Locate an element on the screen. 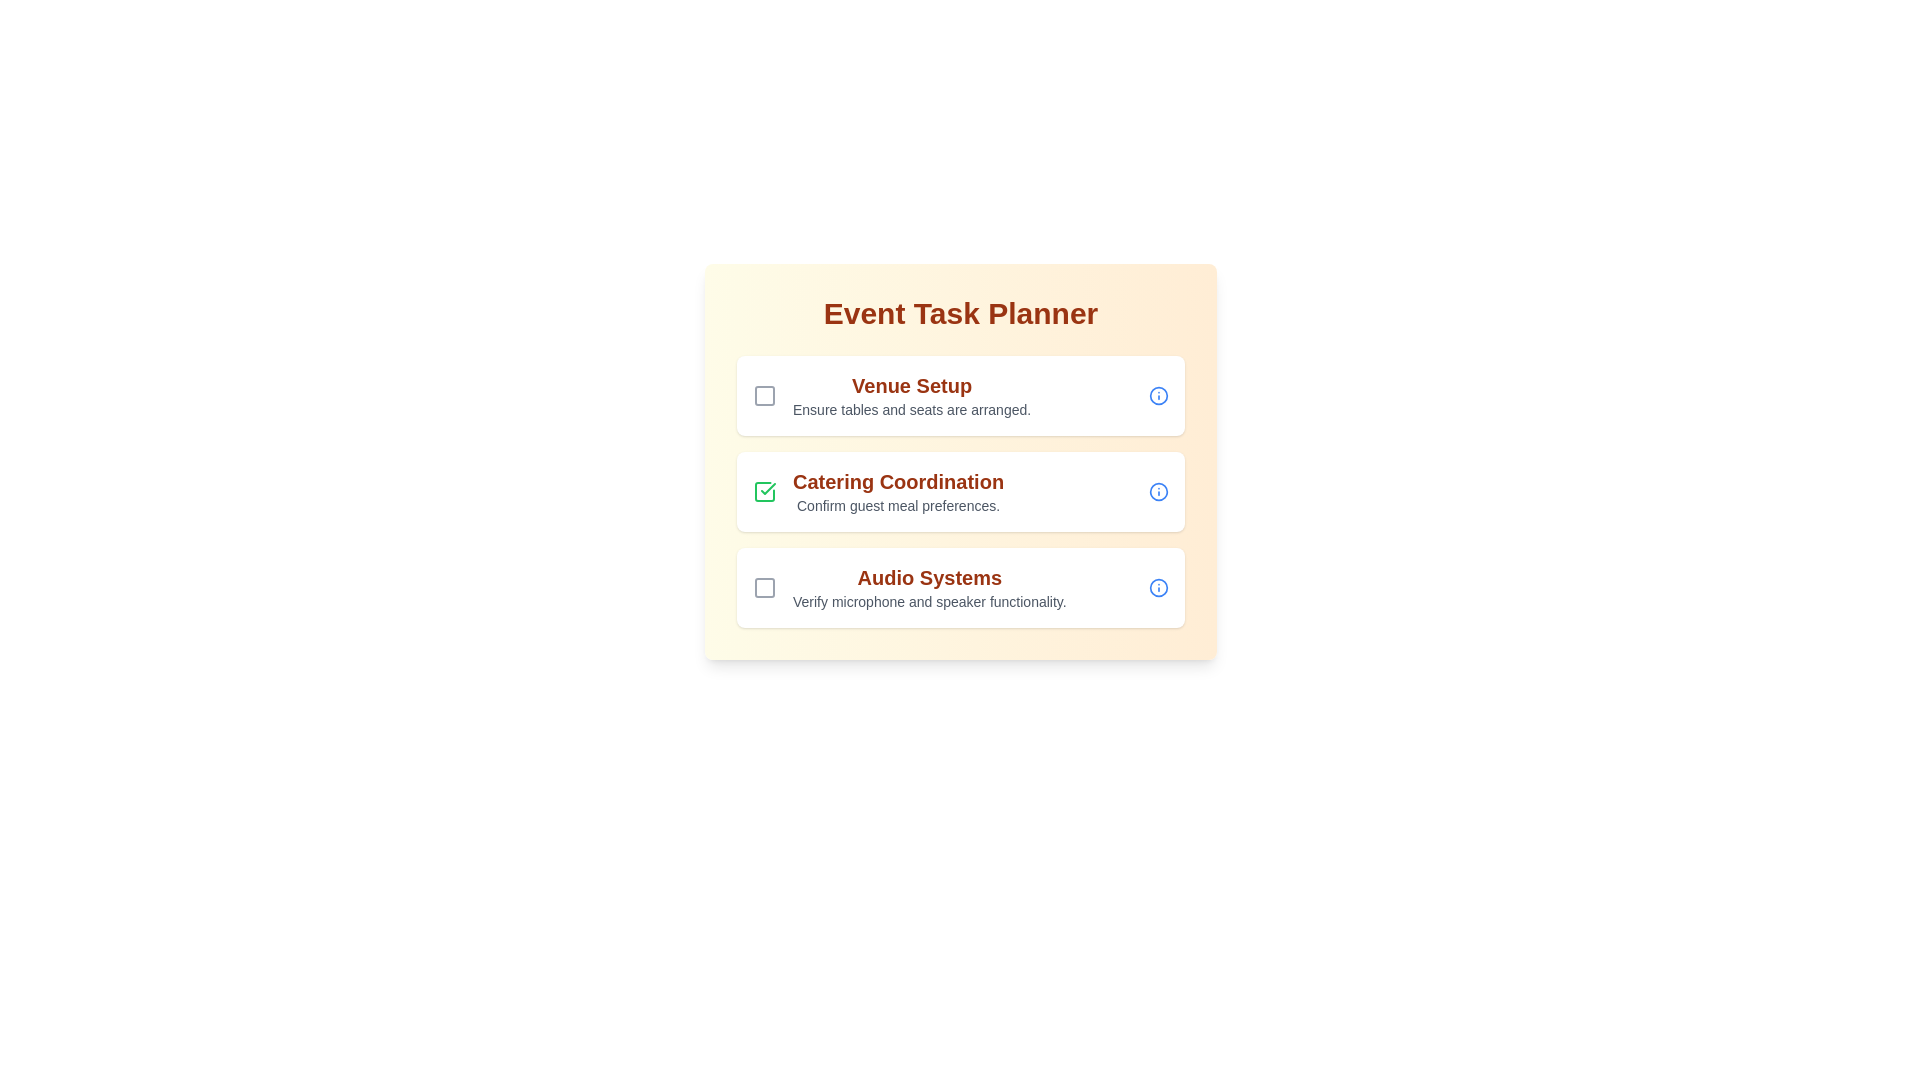 Image resolution: width=1920 pixels, height=1080 pixels. the information icon of the task titled 'Venue Setup' to view its details is located at coordinates (1158, 396).